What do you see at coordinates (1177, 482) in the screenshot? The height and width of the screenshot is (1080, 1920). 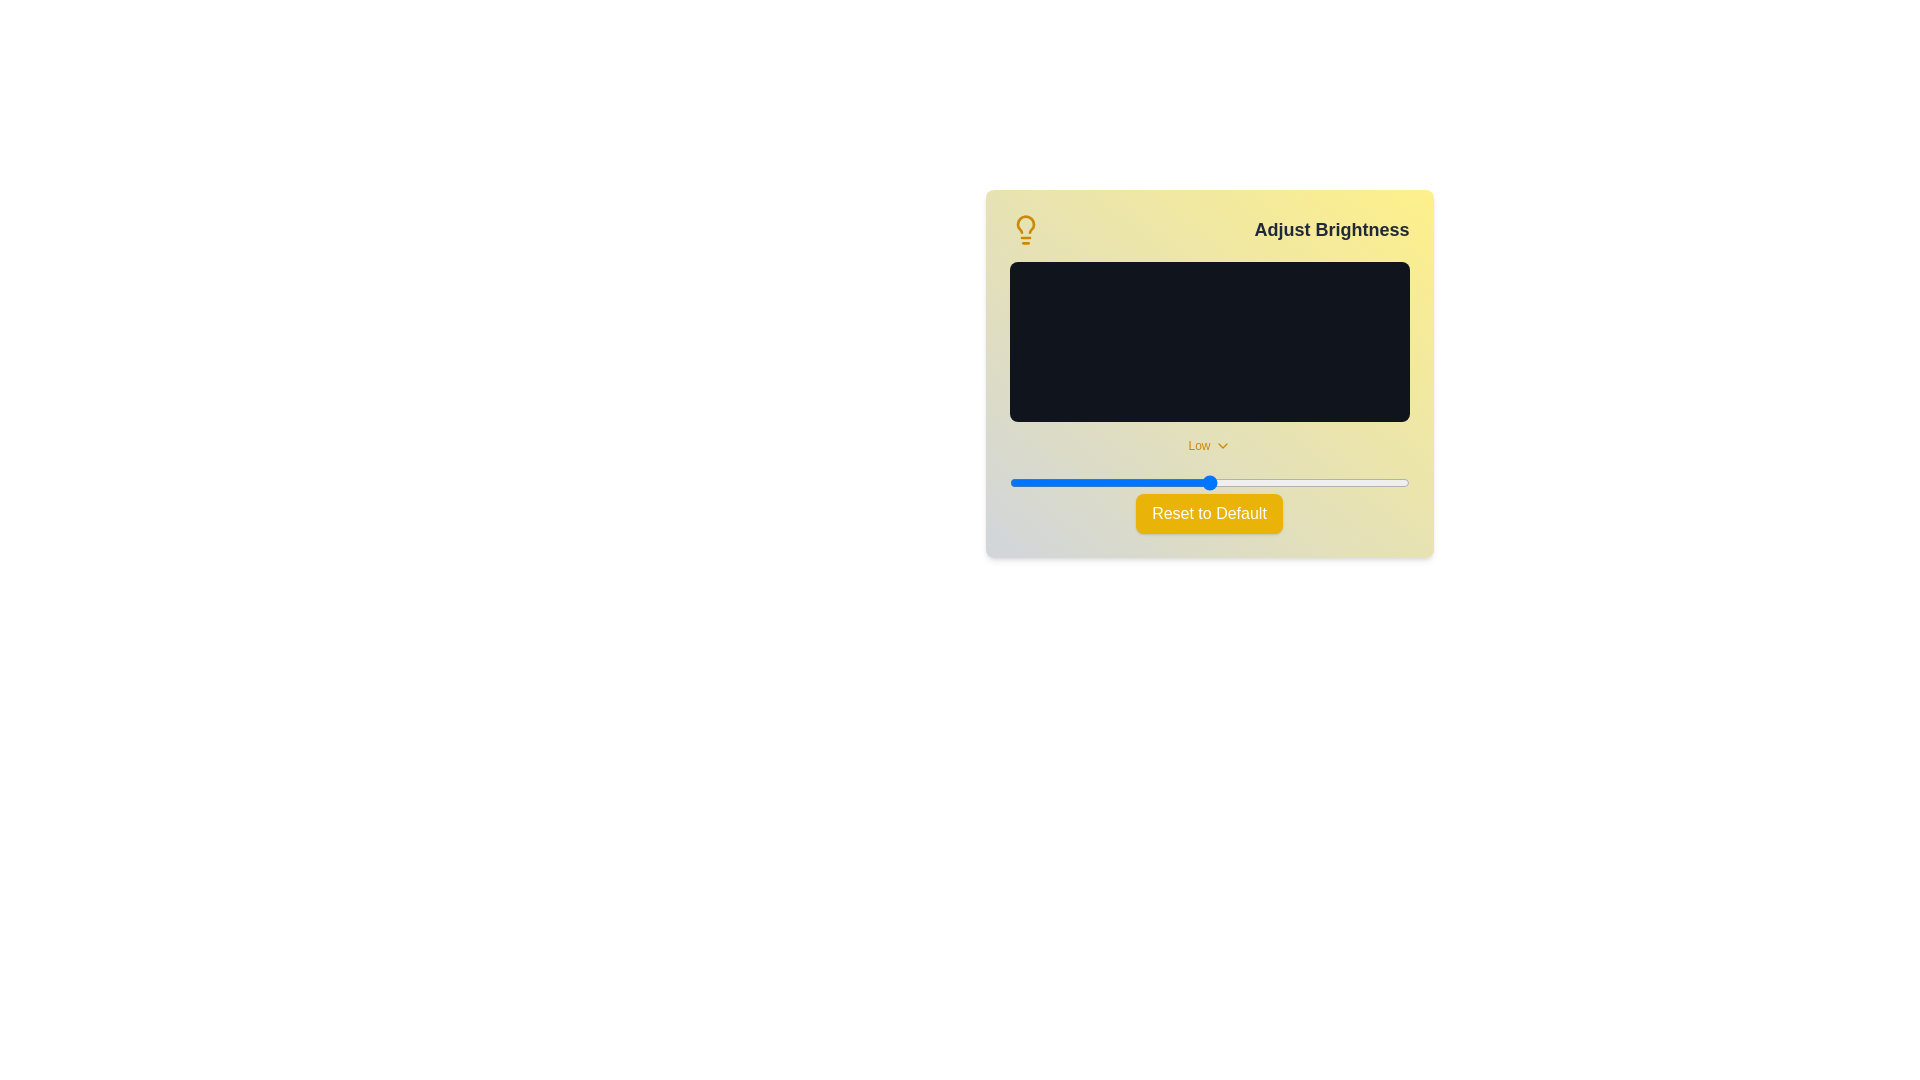 I see `the brightness slider to 42 percent` at bounding box center [1177, 482].